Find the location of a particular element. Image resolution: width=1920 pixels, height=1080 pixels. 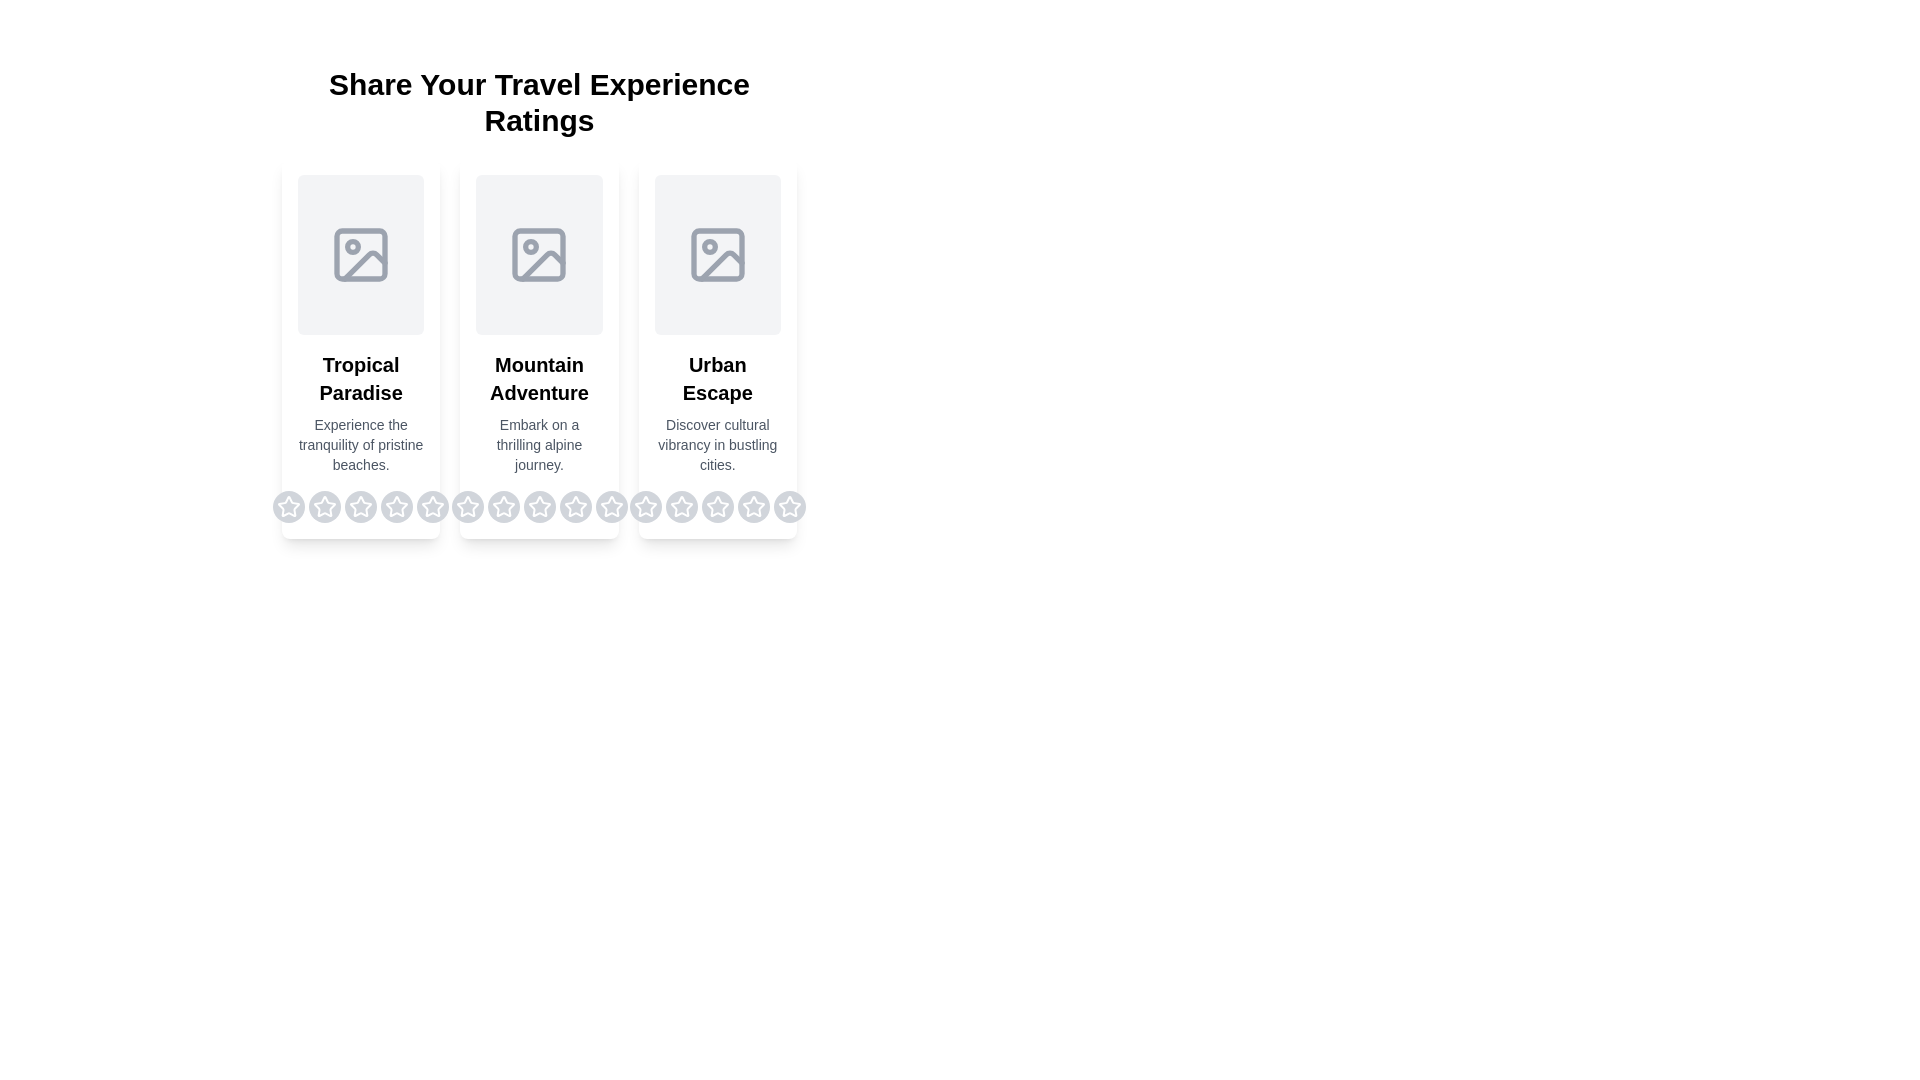

the rating for a destination to 3 stars by clicking on the corresponding star for the destination Mountain Adventure is located at coordinates (539, 505).